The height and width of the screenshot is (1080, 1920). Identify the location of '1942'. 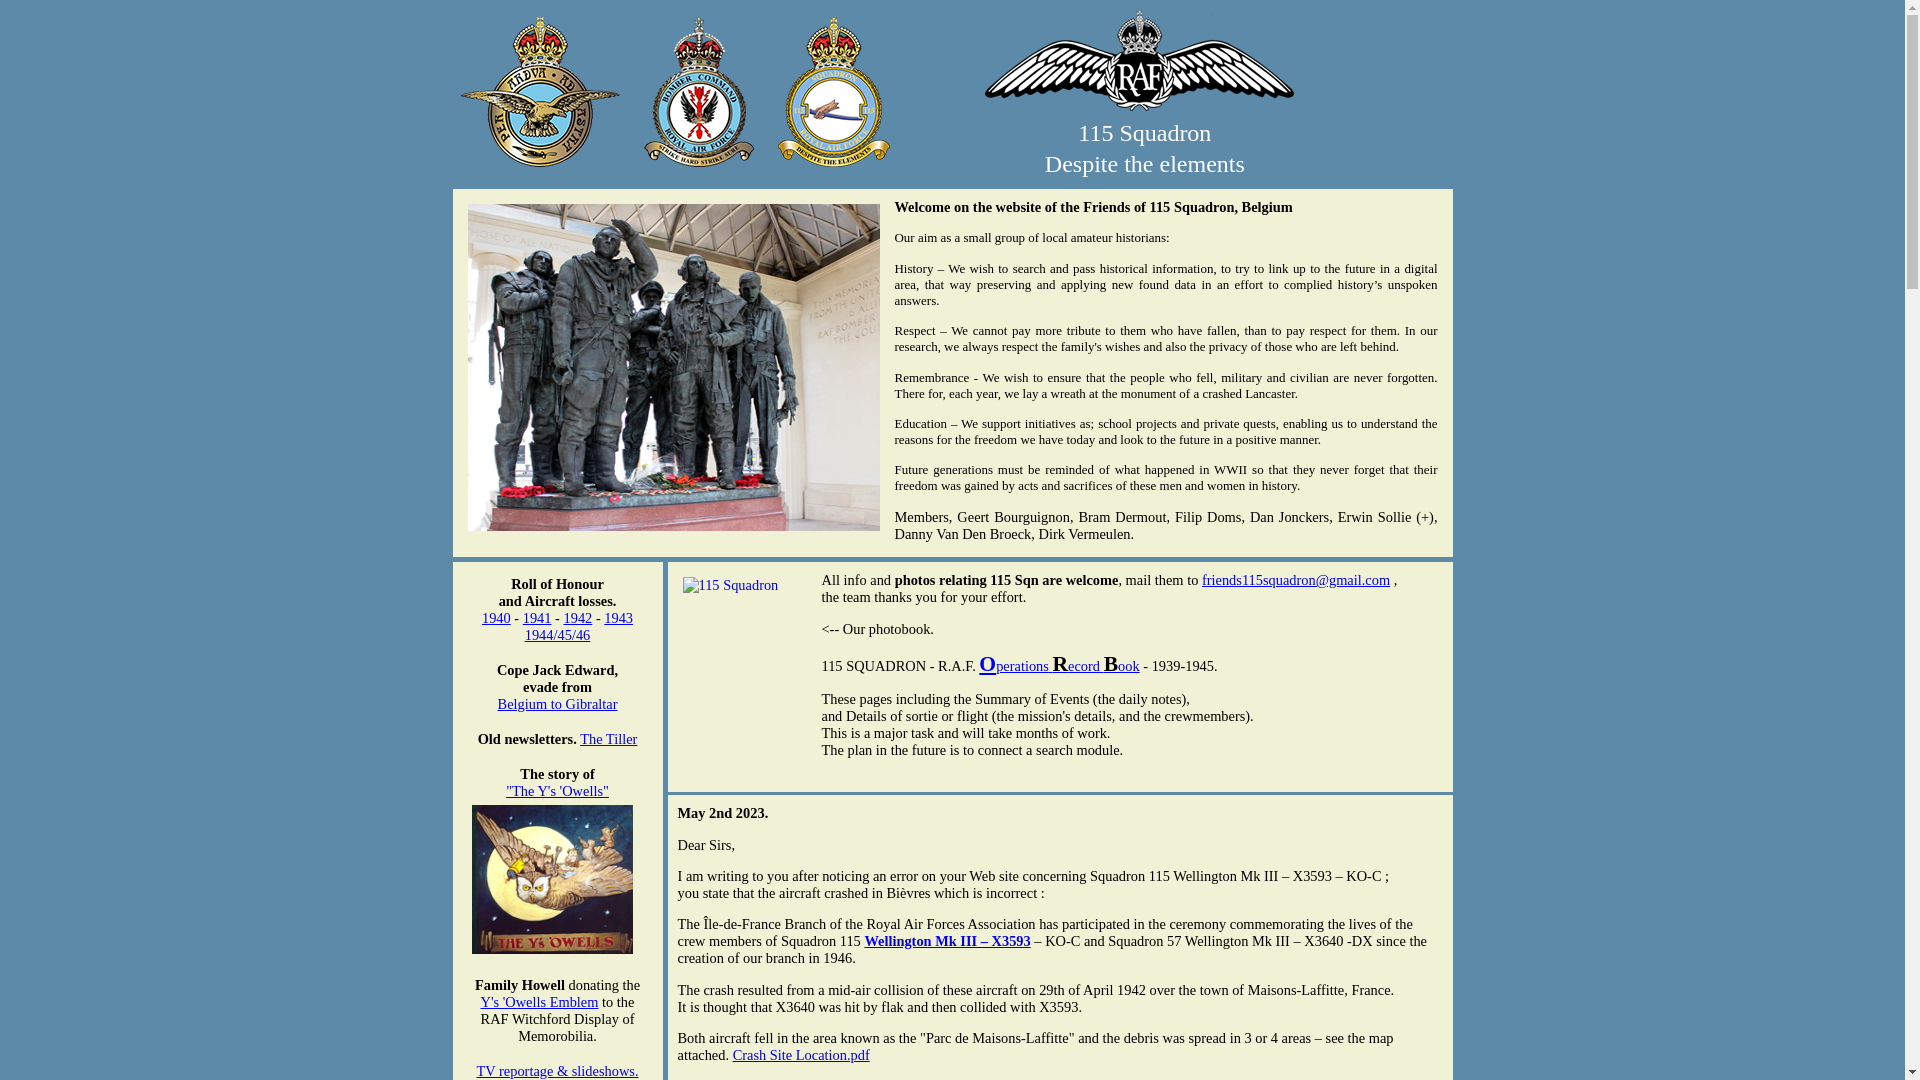
(577, 616).